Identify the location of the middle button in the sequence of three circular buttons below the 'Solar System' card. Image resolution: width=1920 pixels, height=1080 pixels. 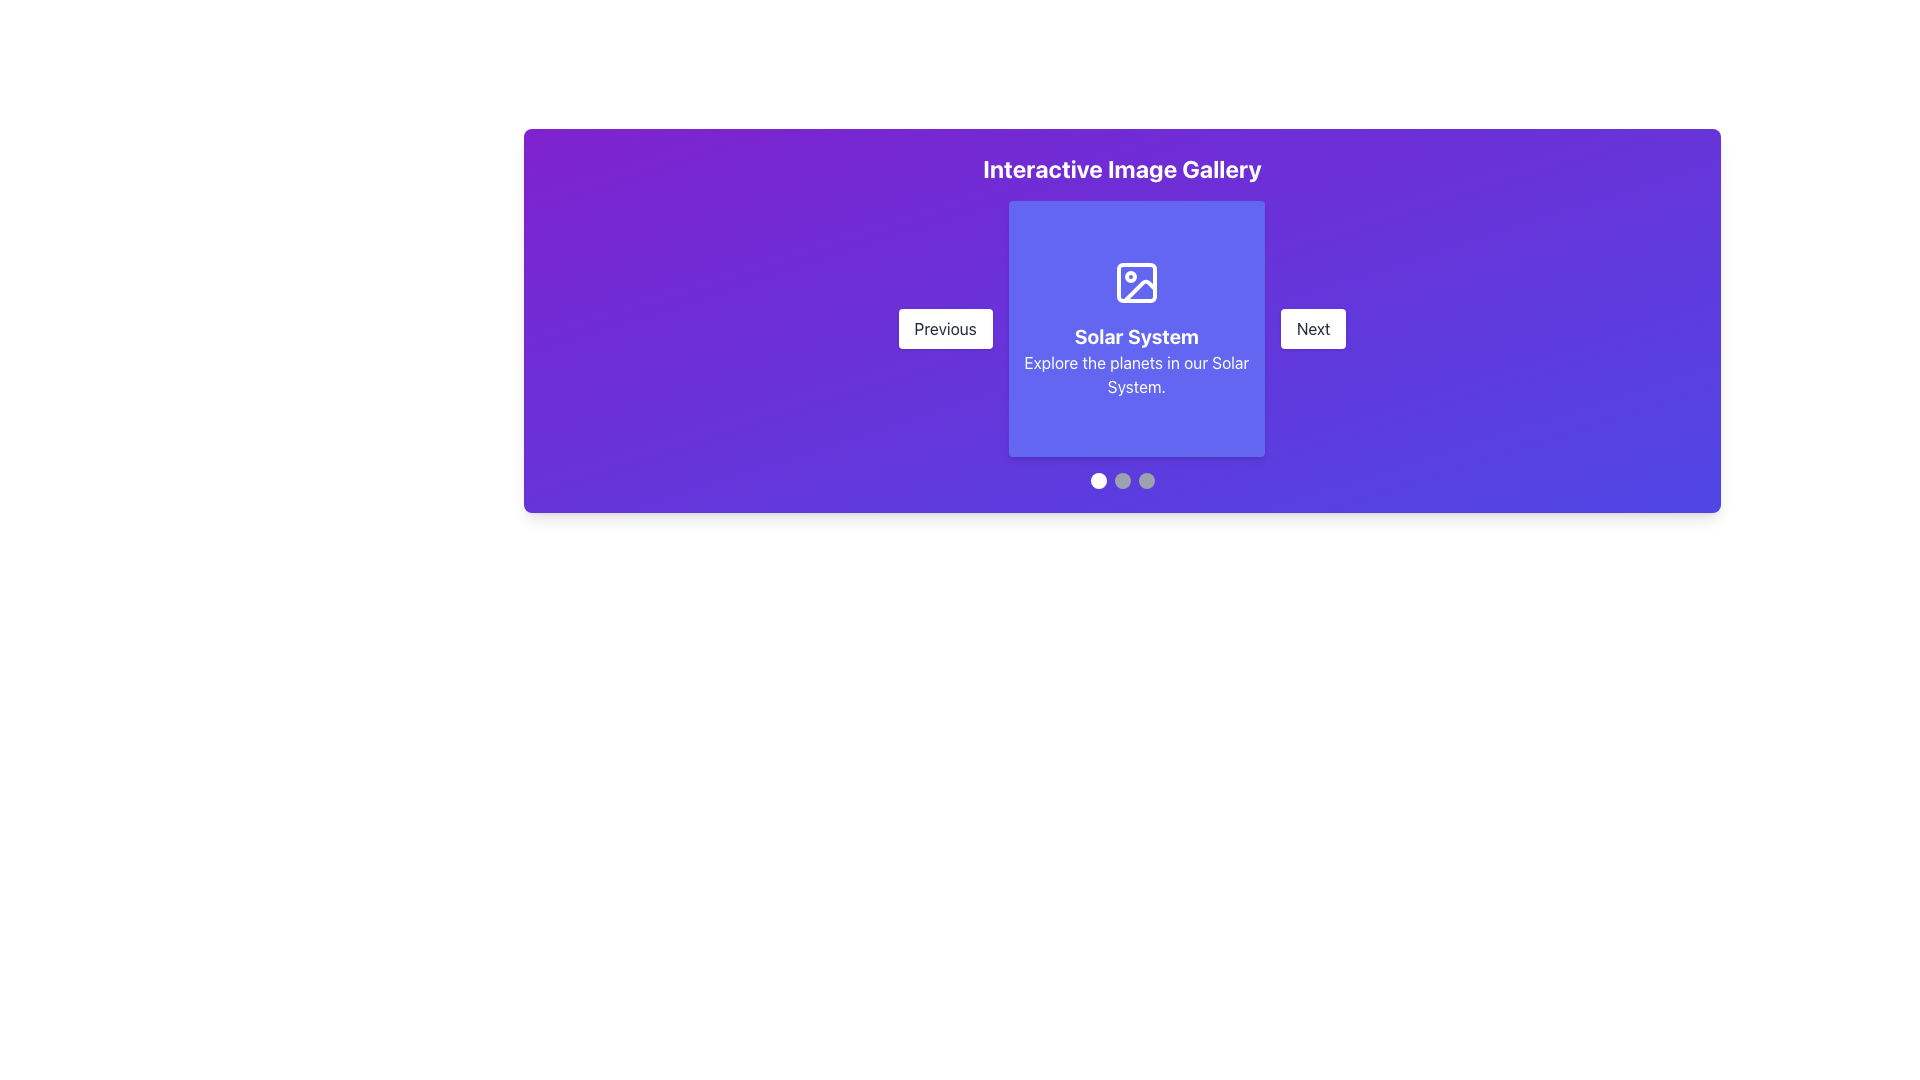
(1122, 481).